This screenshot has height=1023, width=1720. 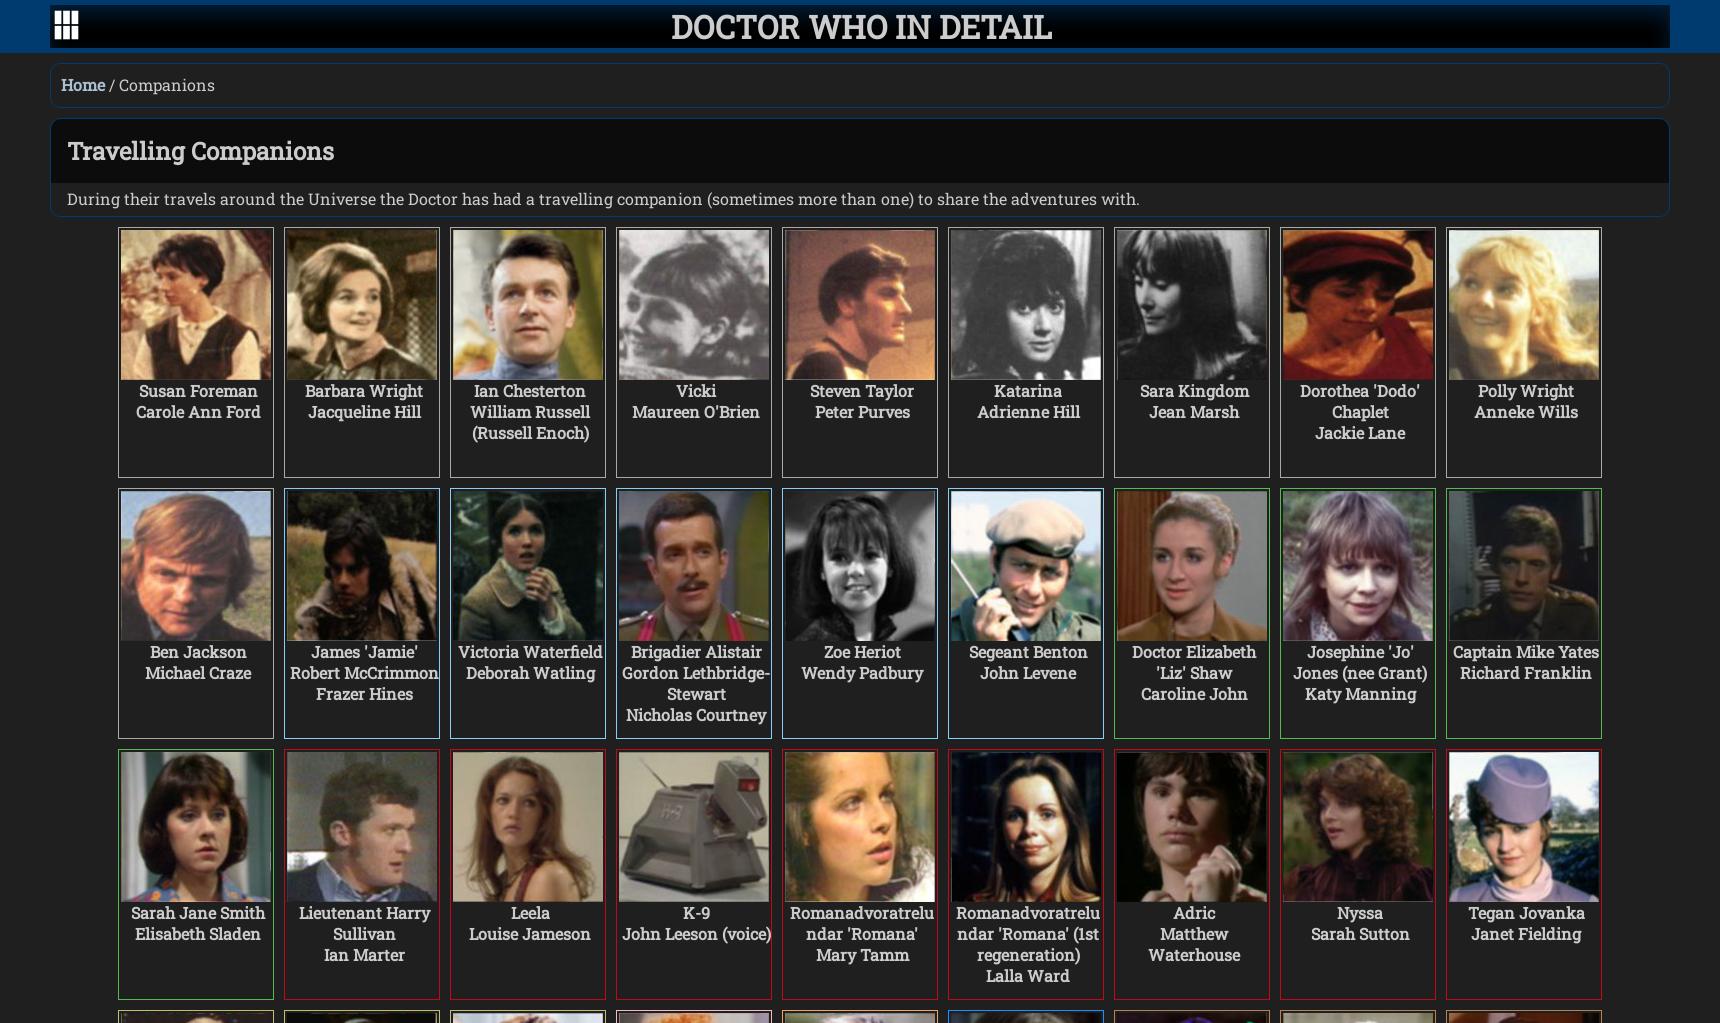 What do you see at coordinates (363, 661) in the screenshot?
I see `'James 'Jamie' Robert McCrimmon'` at bounding box center [363, 661].